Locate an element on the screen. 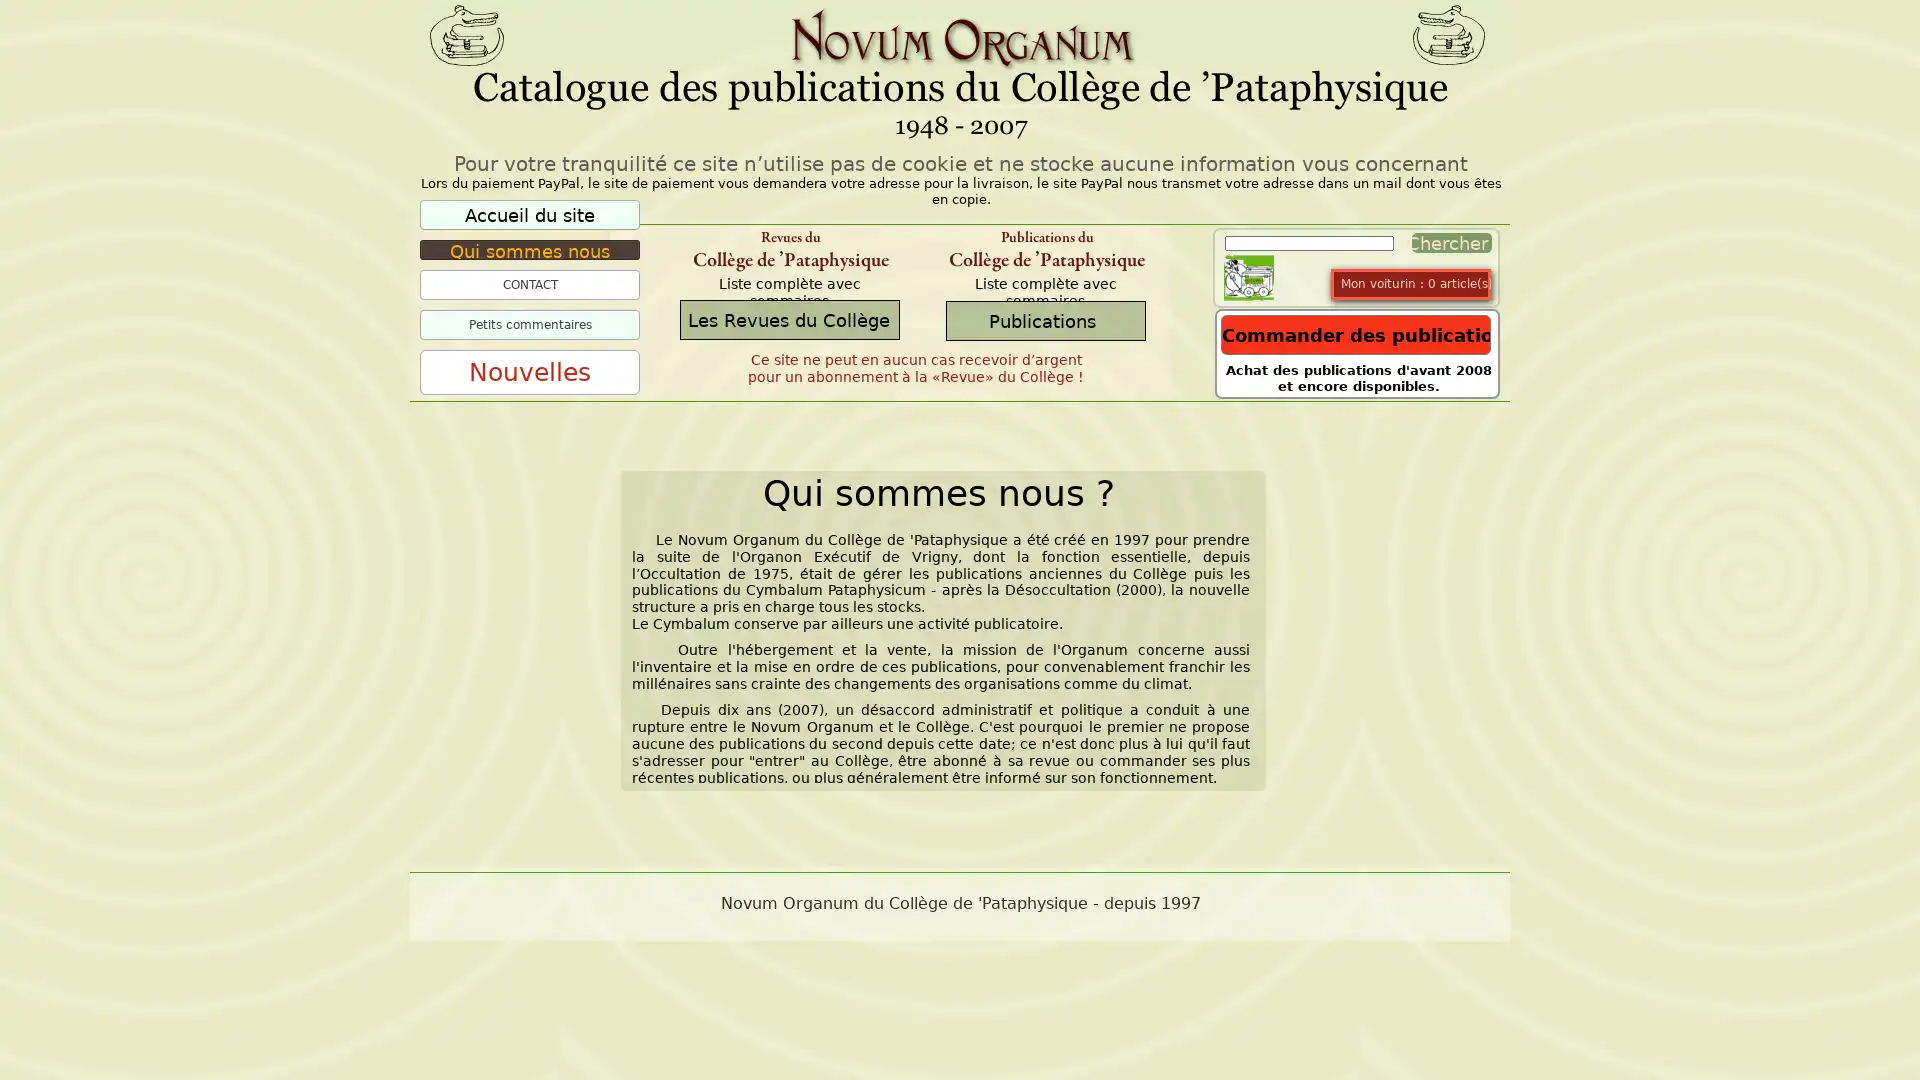 This screenshot has height=1080, width=1920. Petits commentaires is located at coordinates (529, 323).